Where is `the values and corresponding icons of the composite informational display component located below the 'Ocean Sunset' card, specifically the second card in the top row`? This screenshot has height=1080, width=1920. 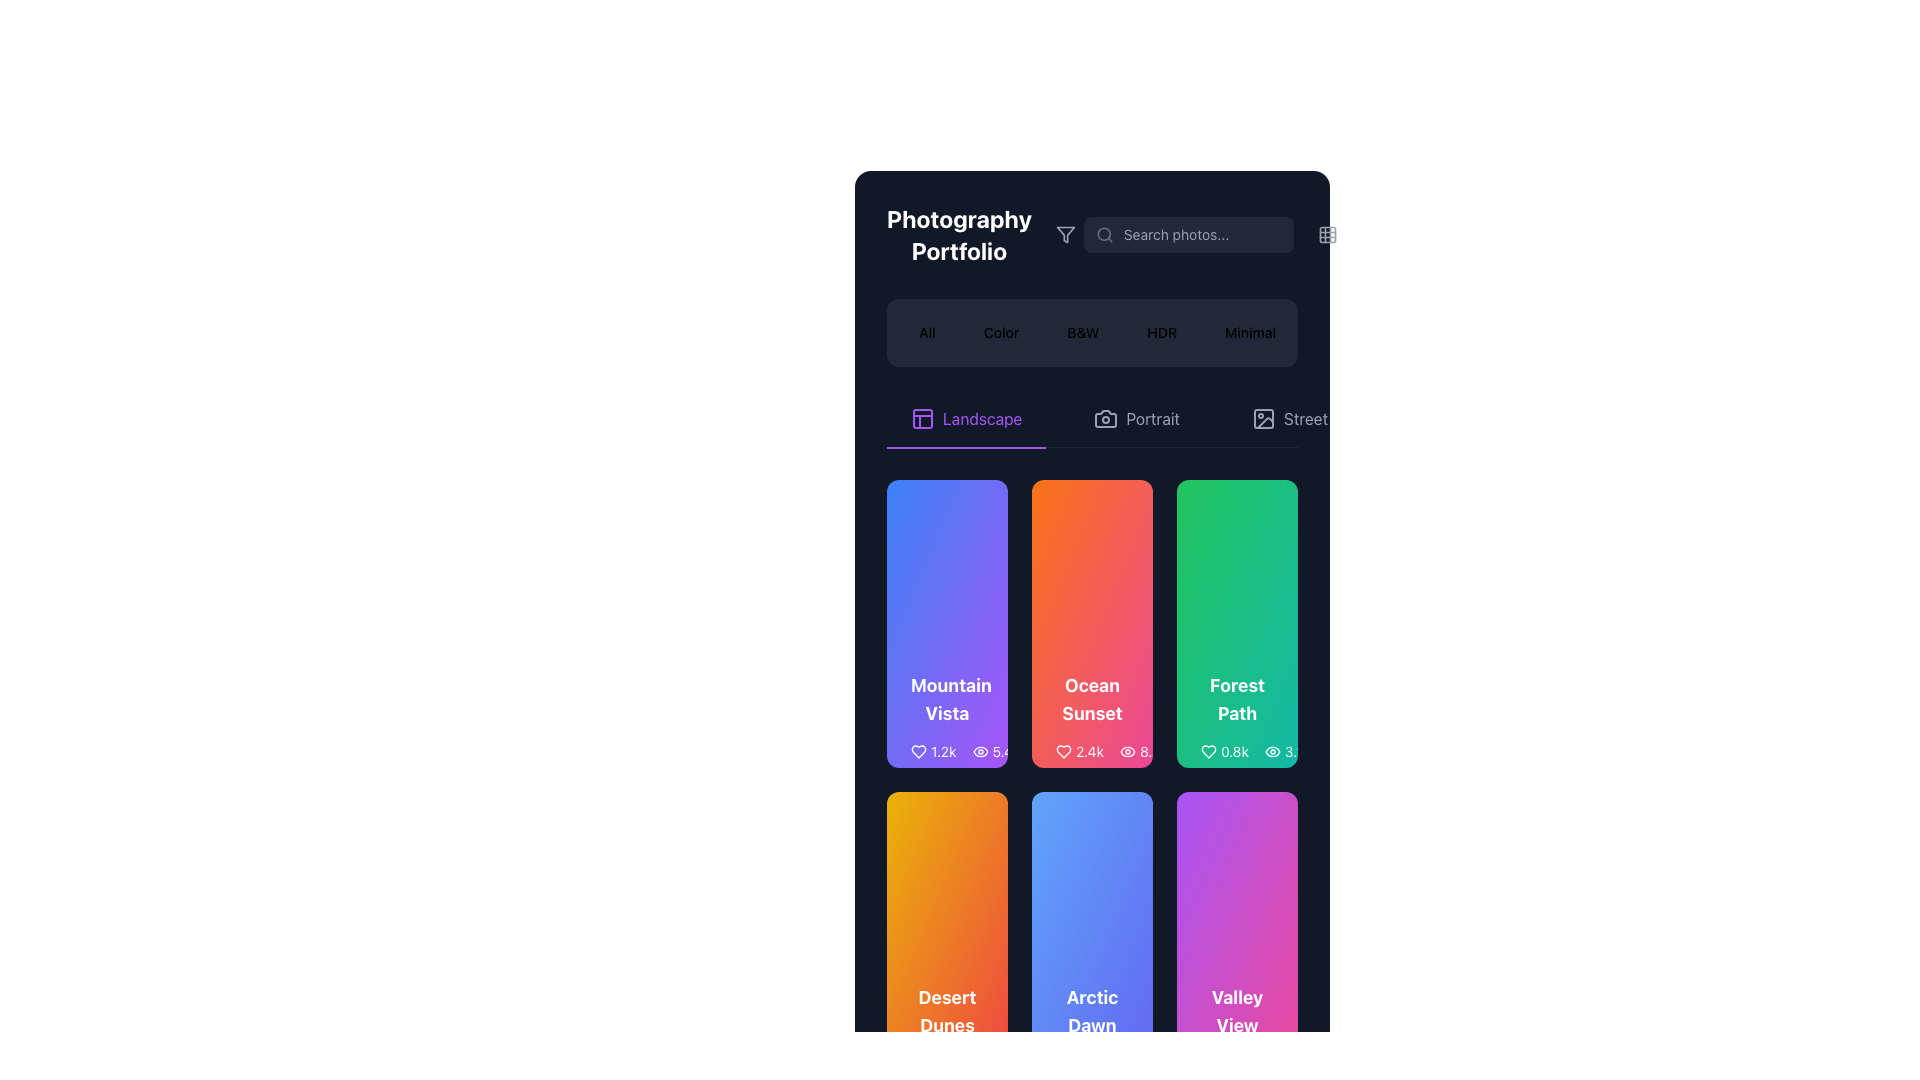
the values and corresponding icons of the composite informational display component located below the 'Ocean Sunset' card, specifically the second card in the top row is located at coordinates (1110, 752).